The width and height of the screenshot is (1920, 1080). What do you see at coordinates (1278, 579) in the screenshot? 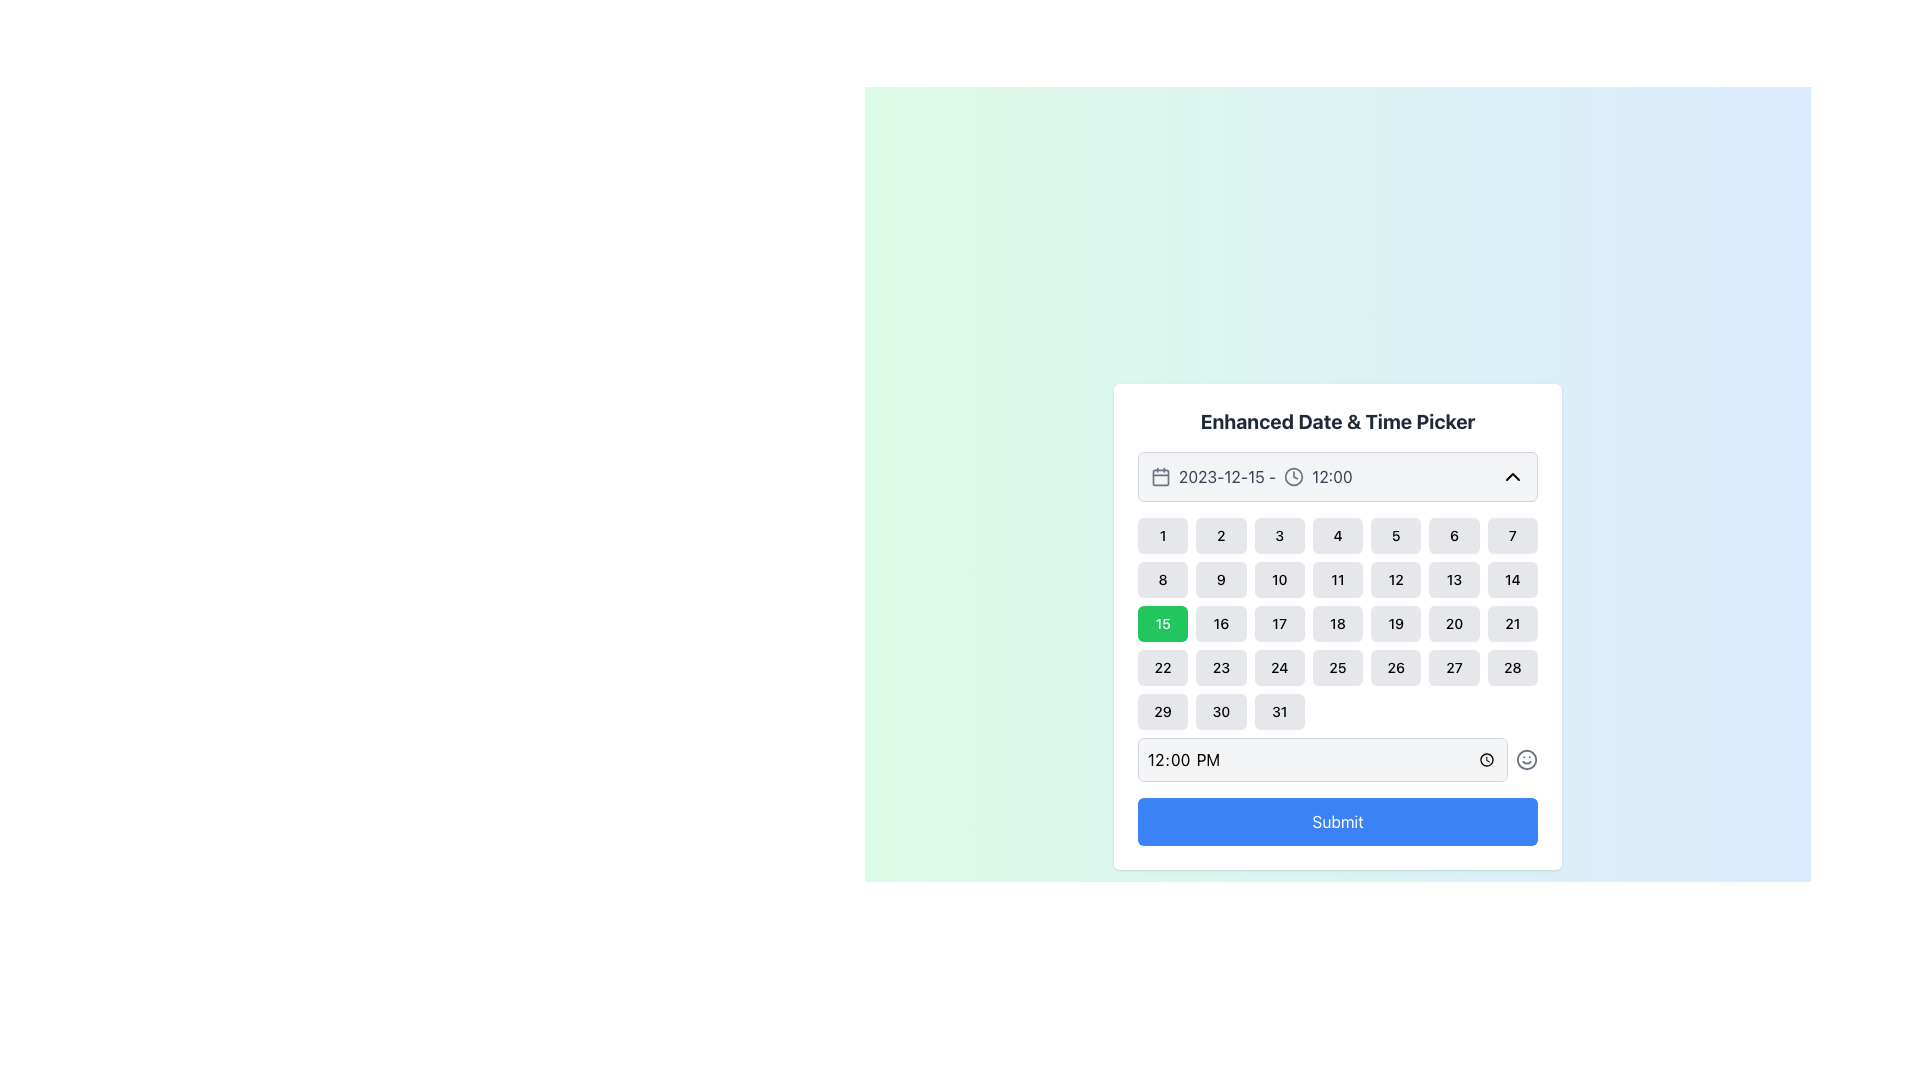
I see `the small rectangular button with rounded corners displaying the bold black text '10', located` at bounding box center [1278, 579].